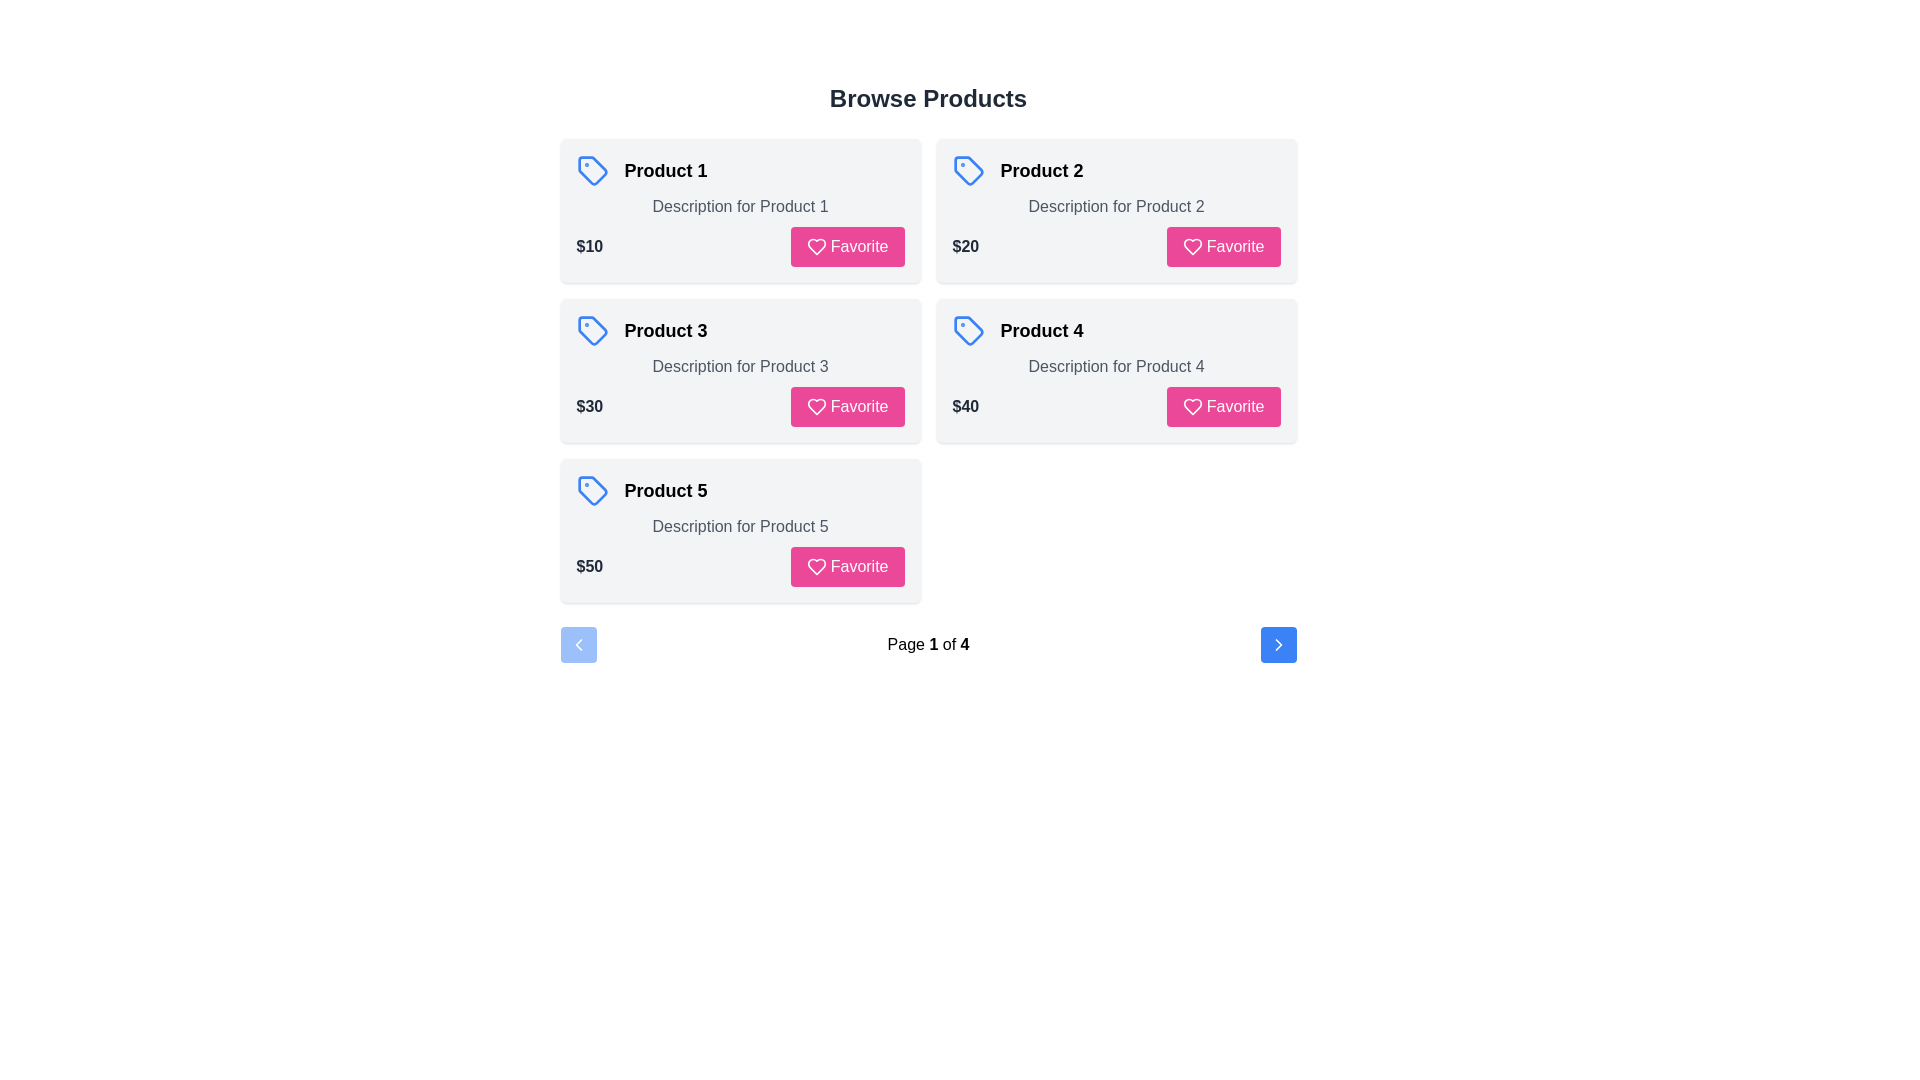 This screenshot has height=1080, width=1920. I want to click on the prominent 'Browse Products' text label located at the top of the product browsing interface, so click(927, 99).